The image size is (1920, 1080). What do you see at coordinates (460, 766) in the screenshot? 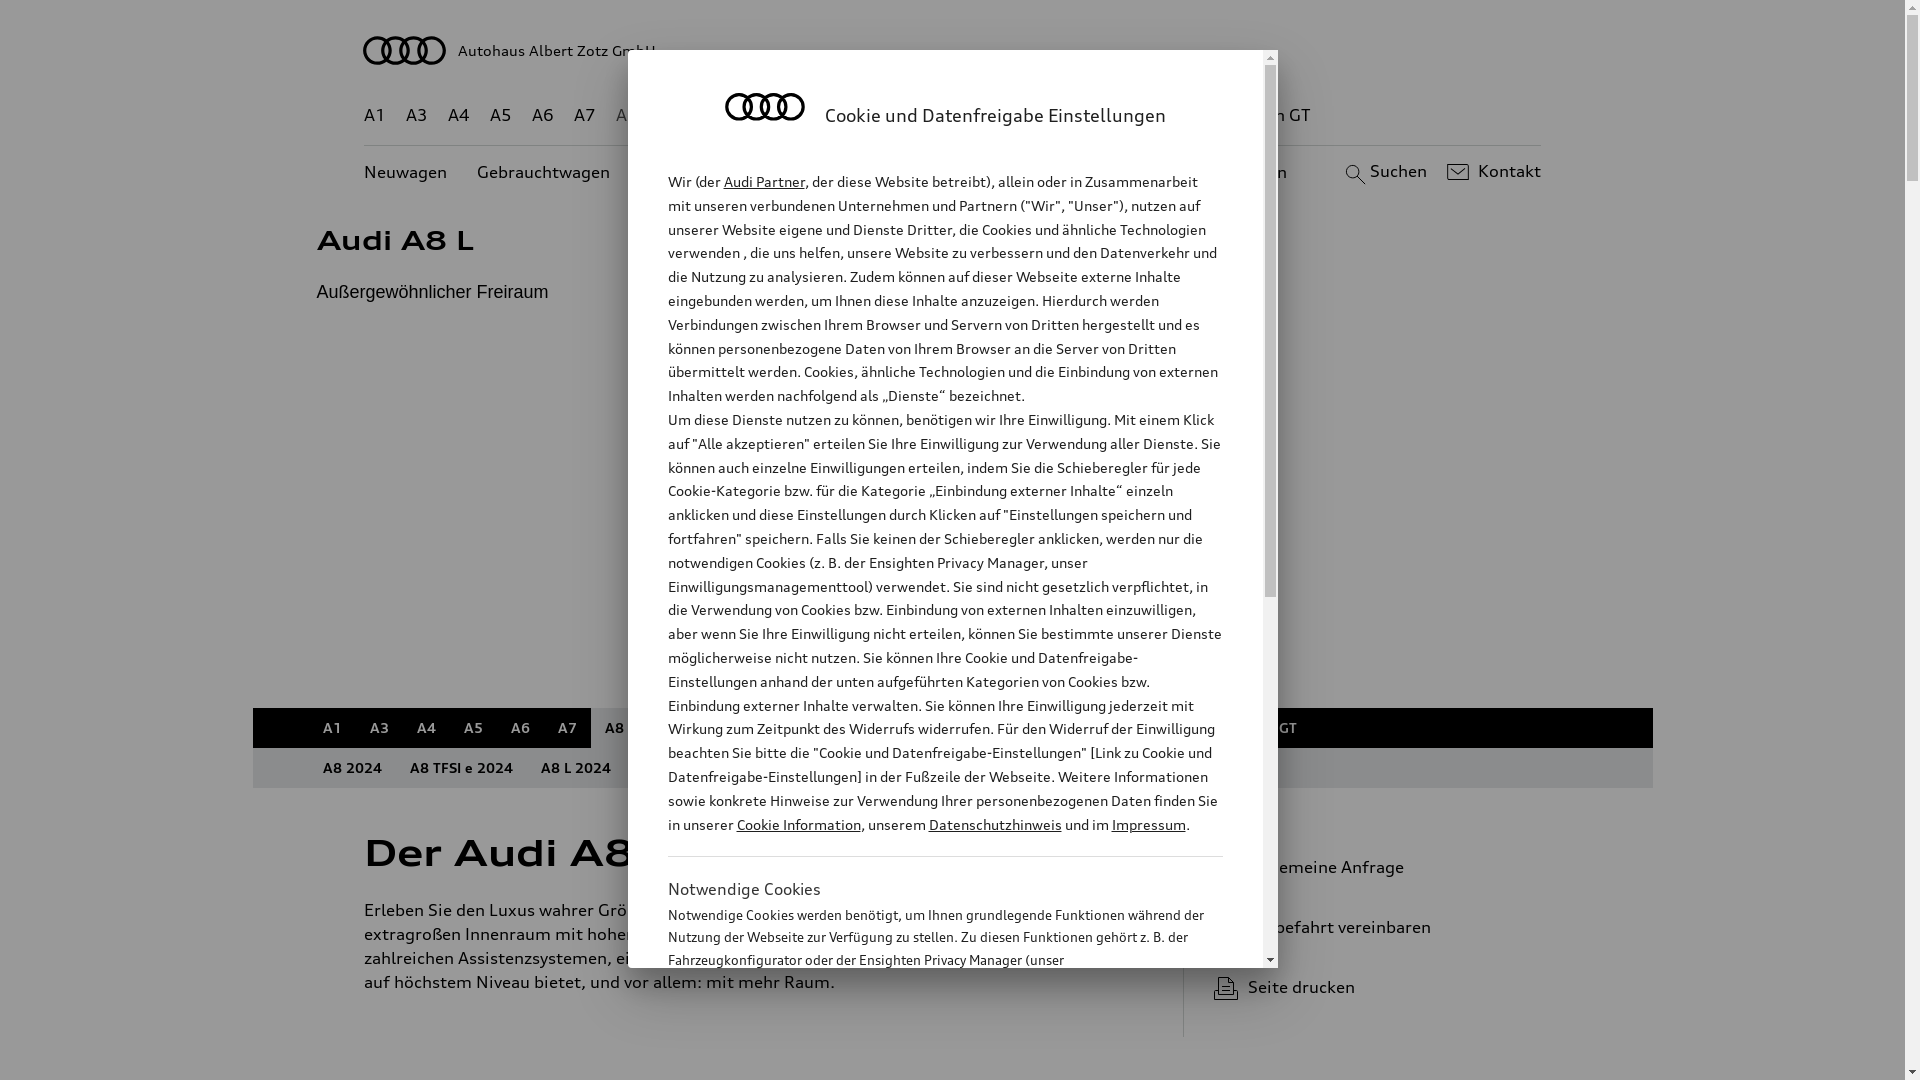
I see `'A8 TFSI e 2024'` at bounding box center [460, 766].